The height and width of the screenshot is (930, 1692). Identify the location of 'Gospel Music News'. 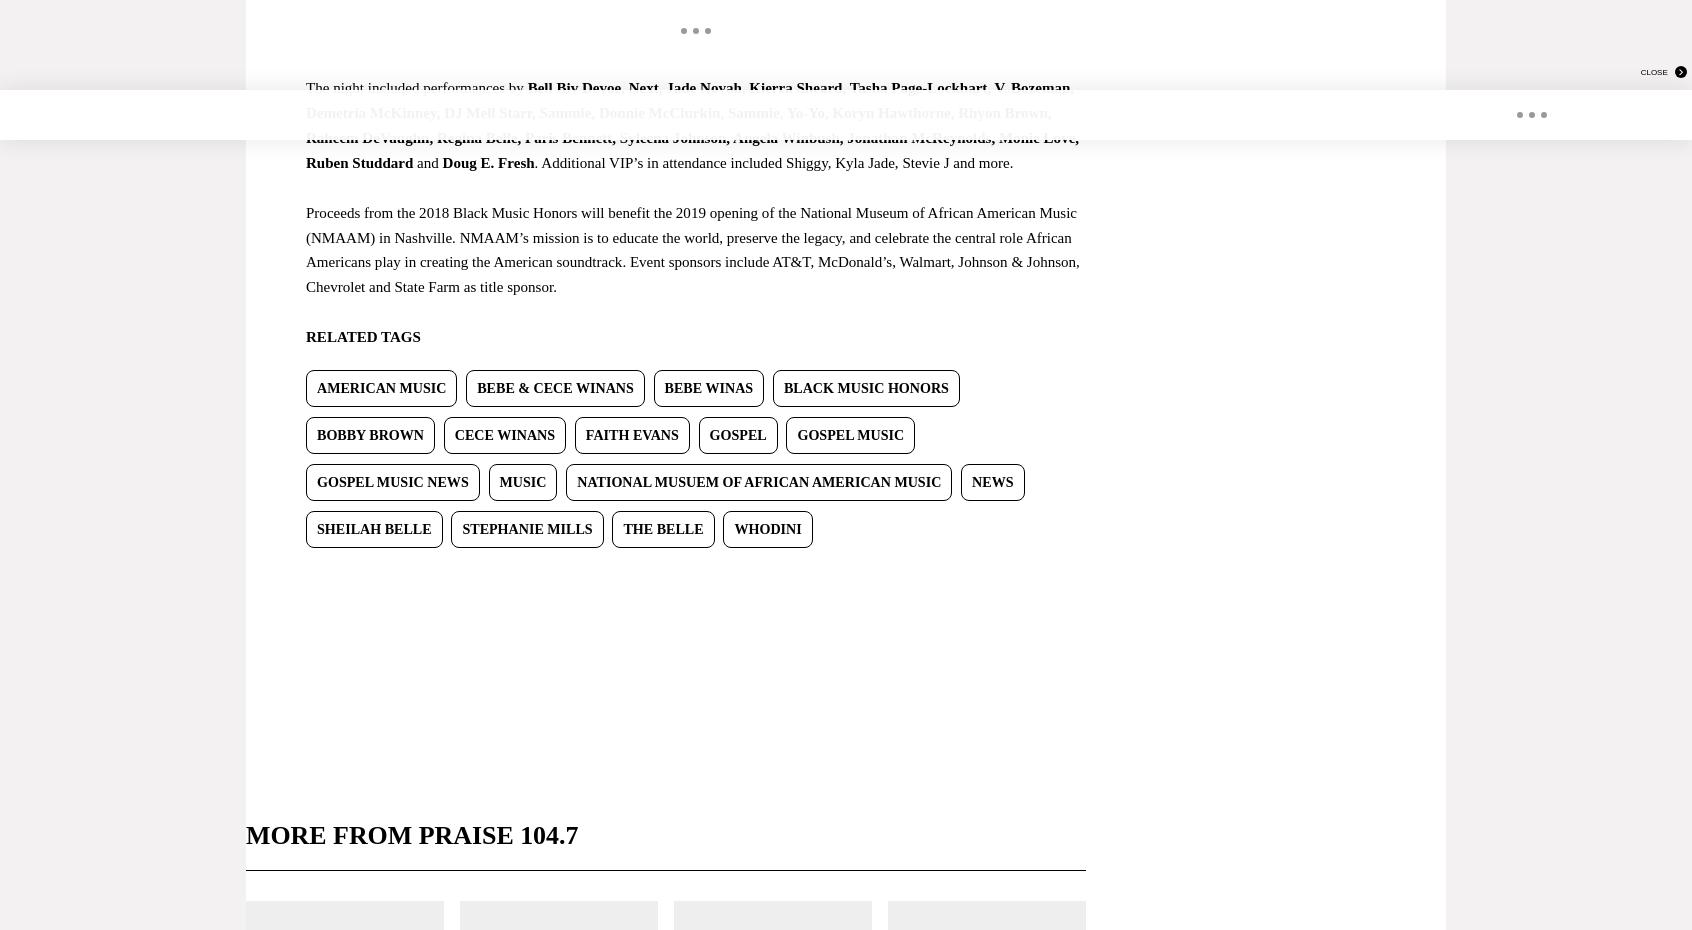
(392, 481).